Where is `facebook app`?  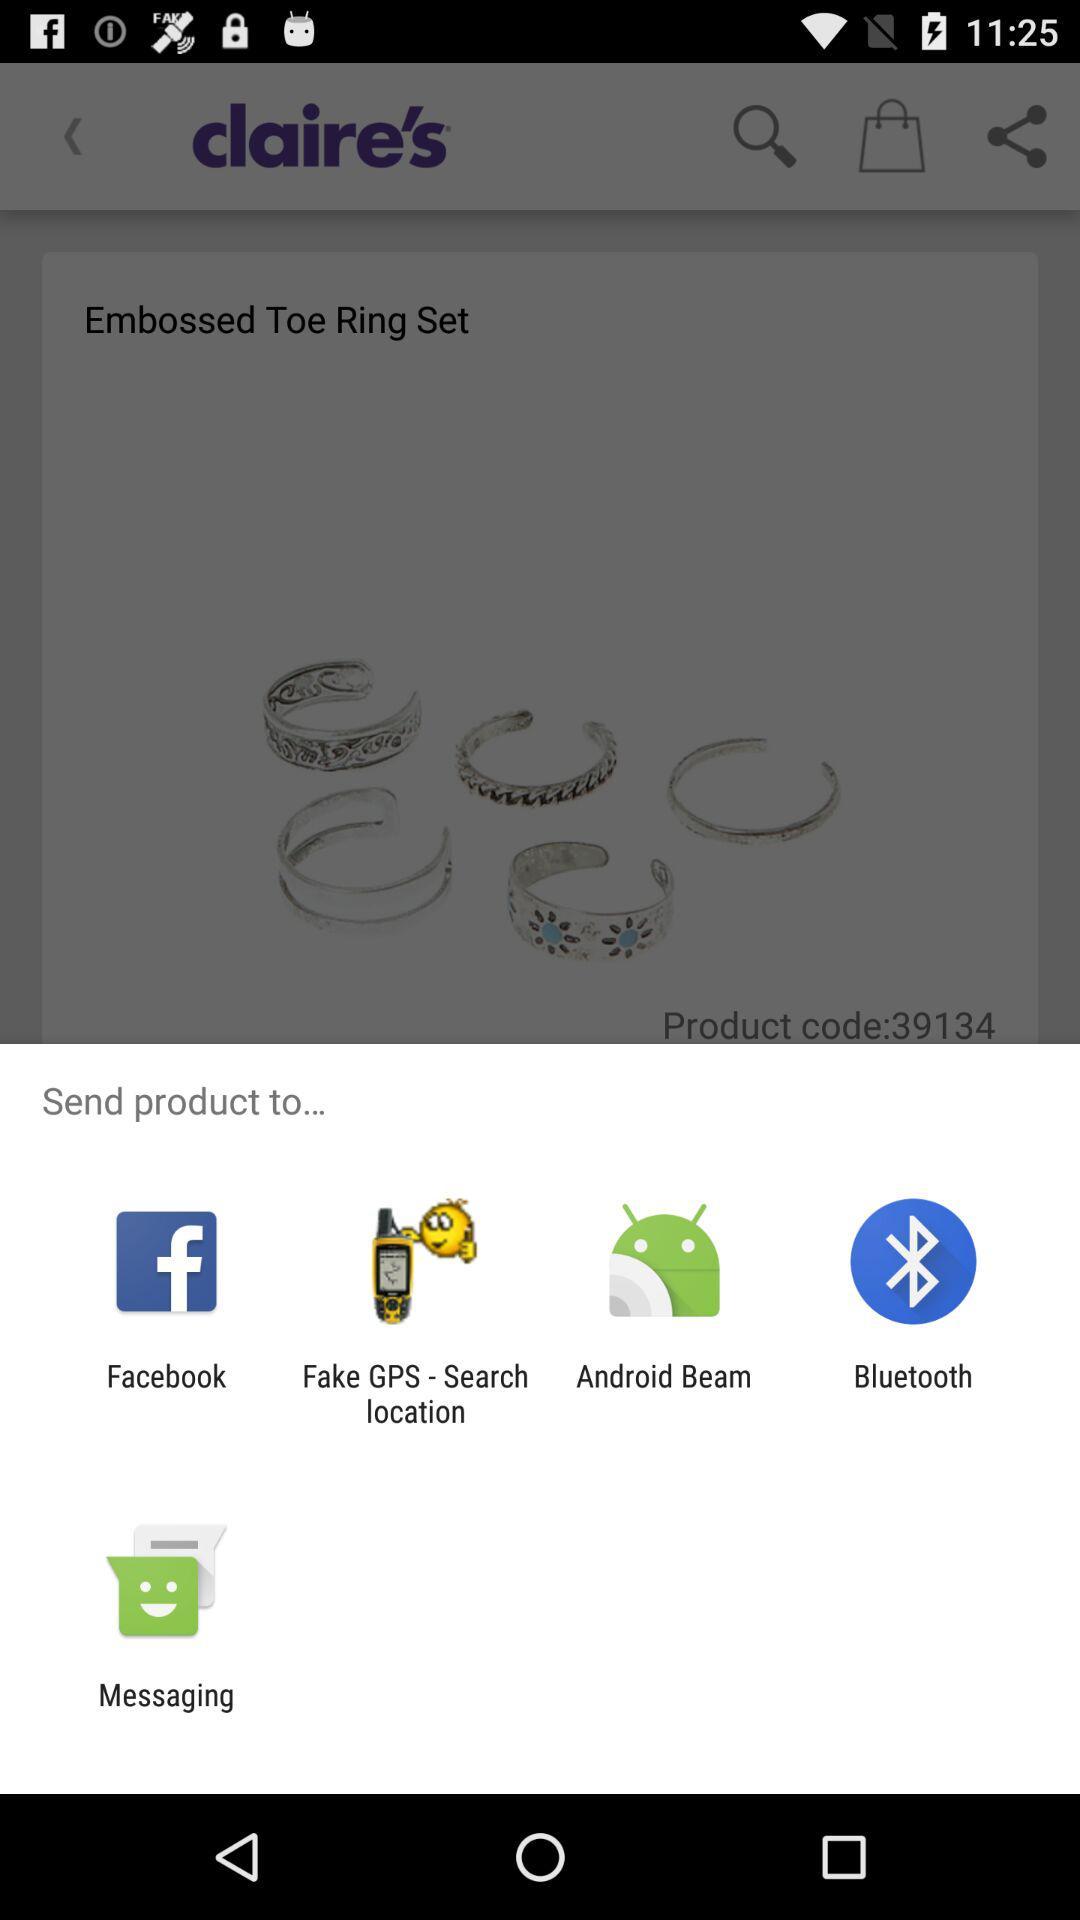
facebook app is located at coordinates (165, 1392).